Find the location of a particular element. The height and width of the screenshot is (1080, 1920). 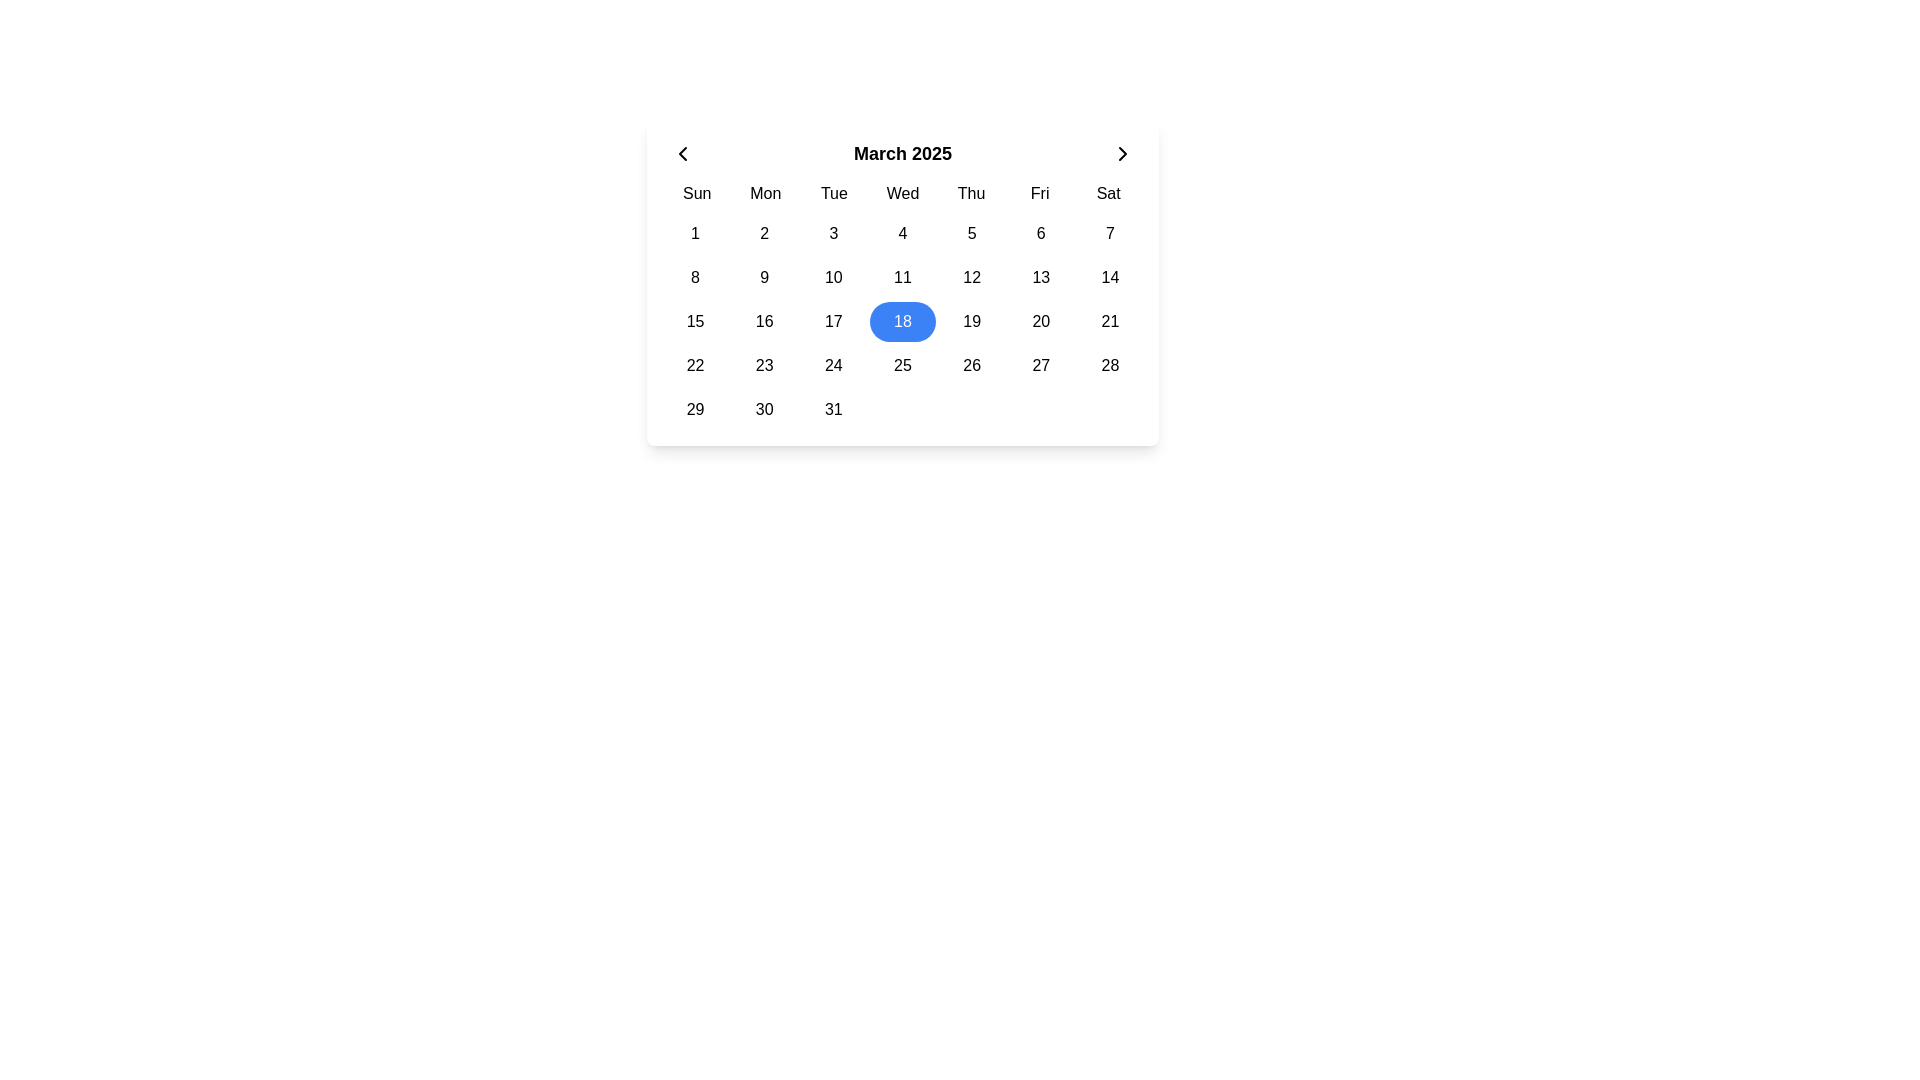

the button representing the date '29' in the calendar interface is located at coordinates (695, 408).